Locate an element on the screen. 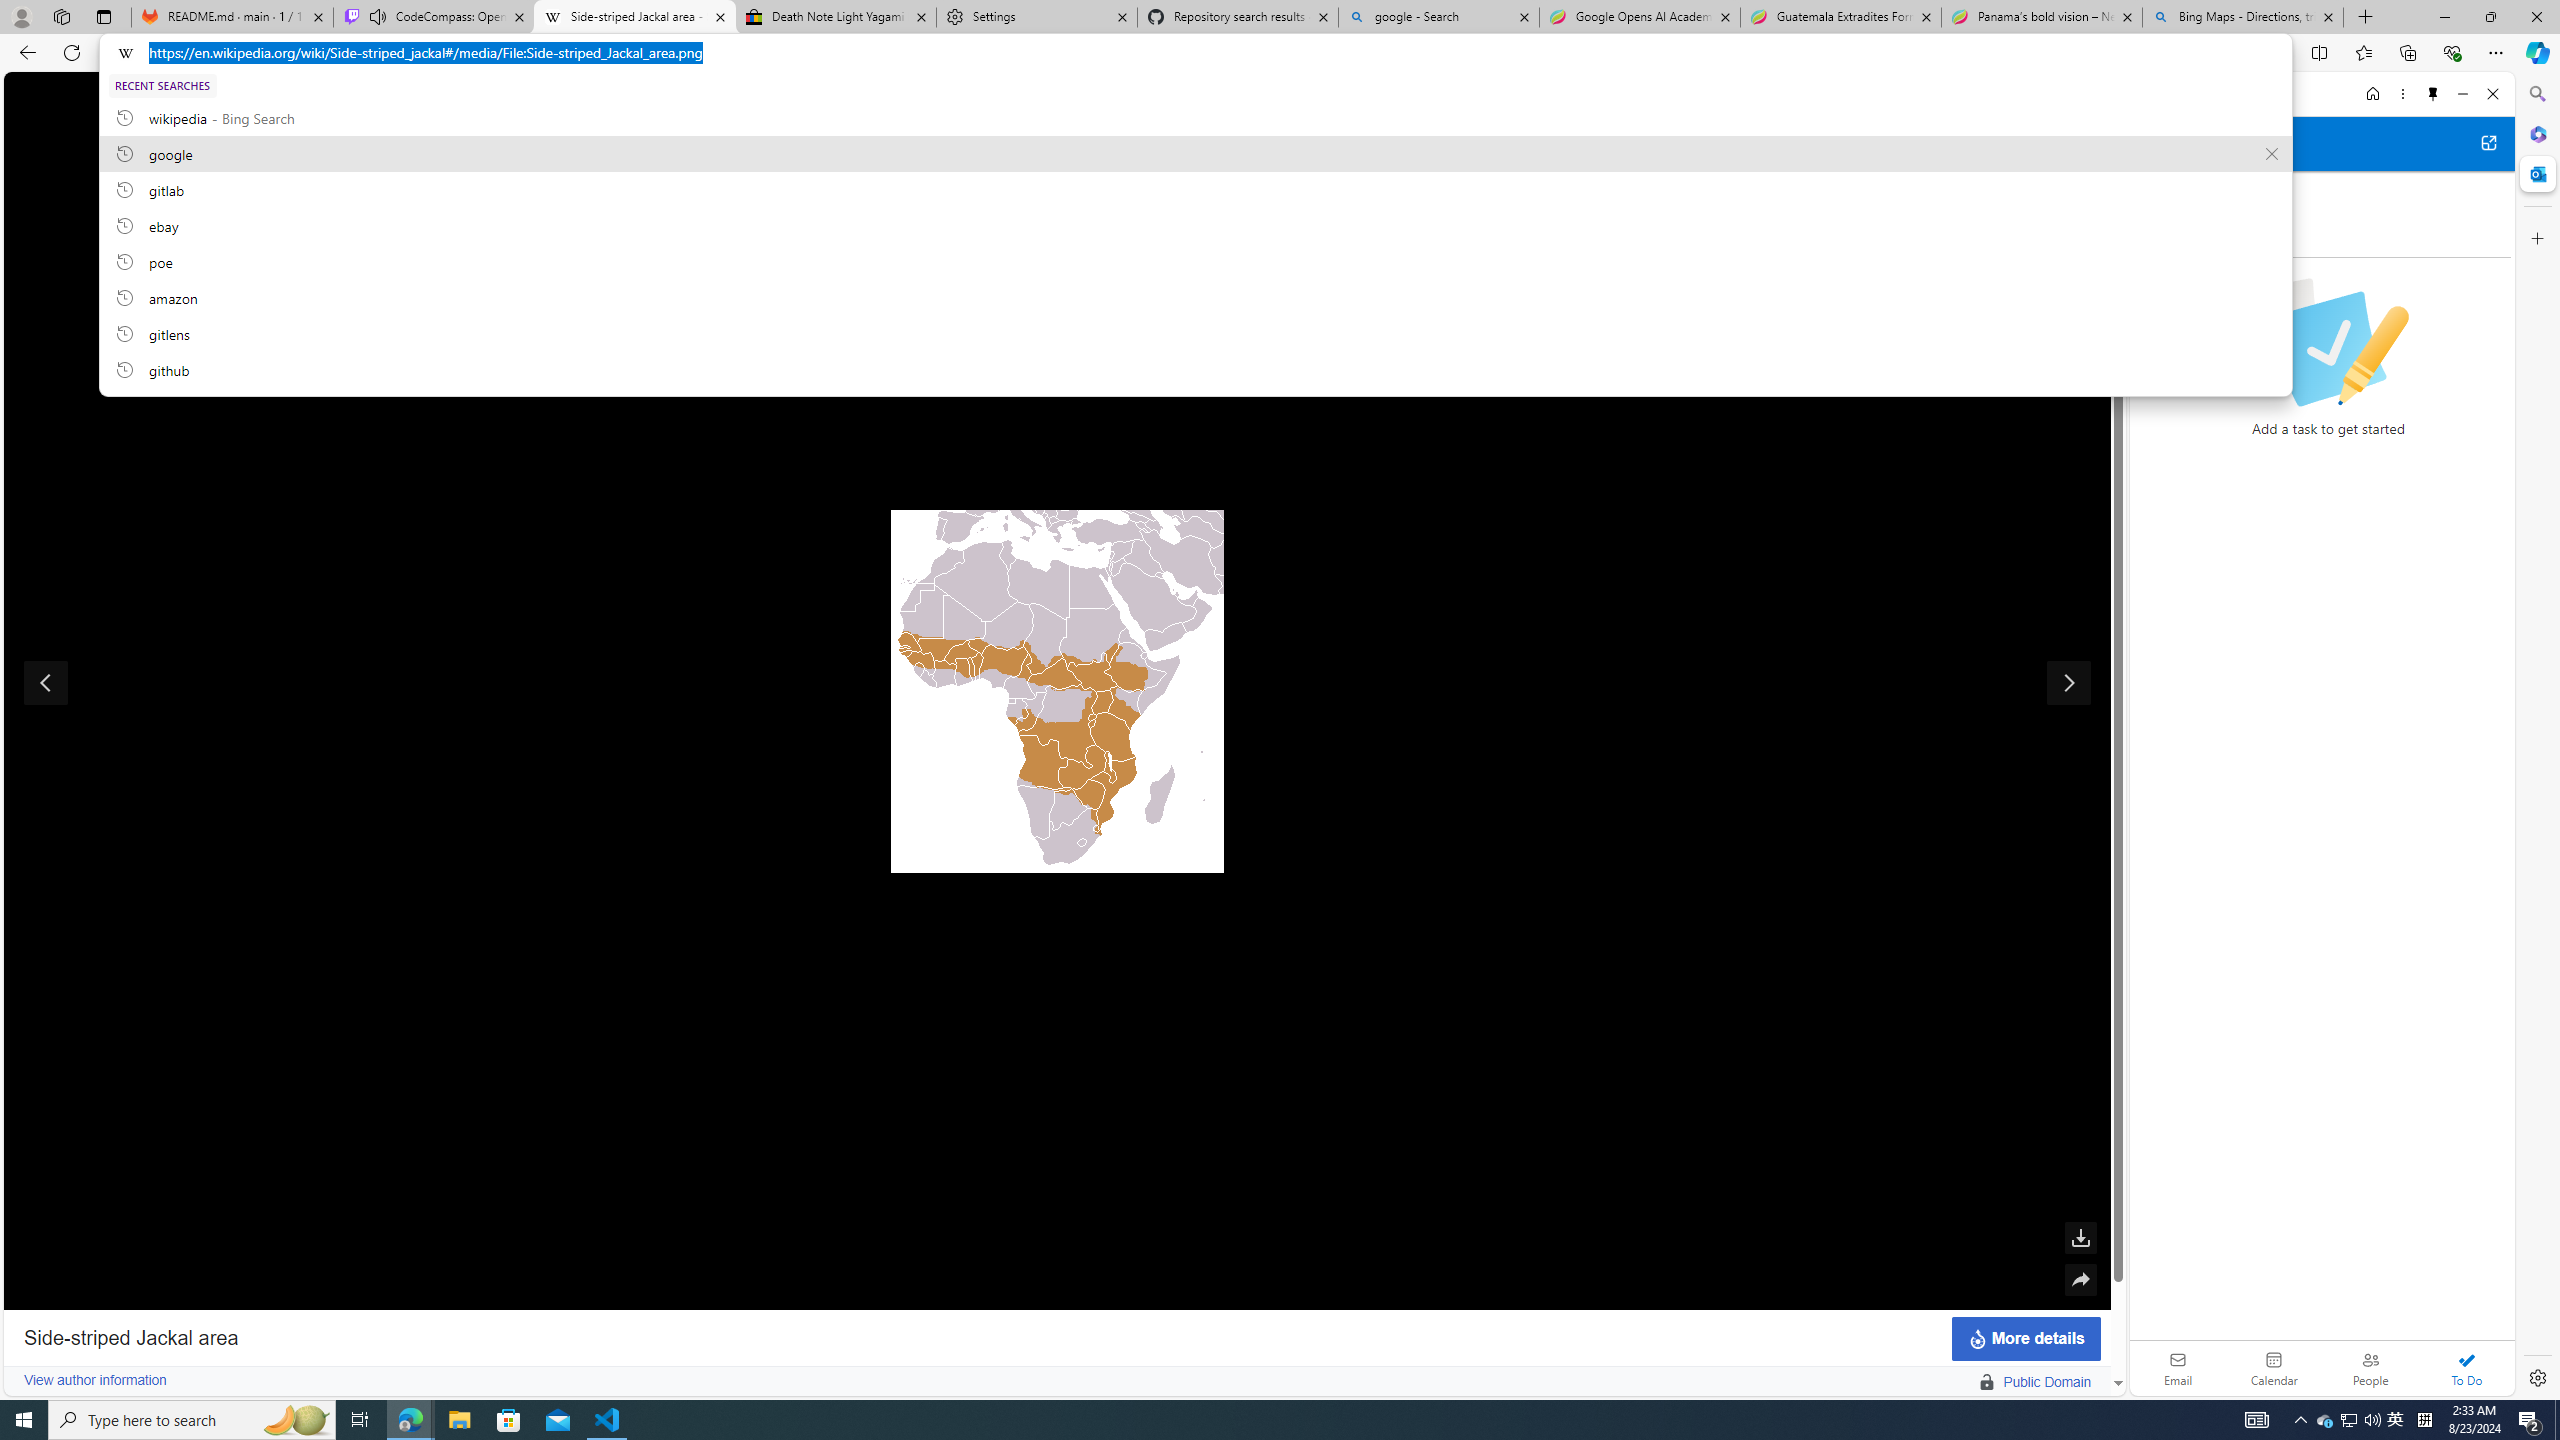 The width and height of the screenshot is (2560, 1440). 'People' is located at coordinates (2369, 1367).